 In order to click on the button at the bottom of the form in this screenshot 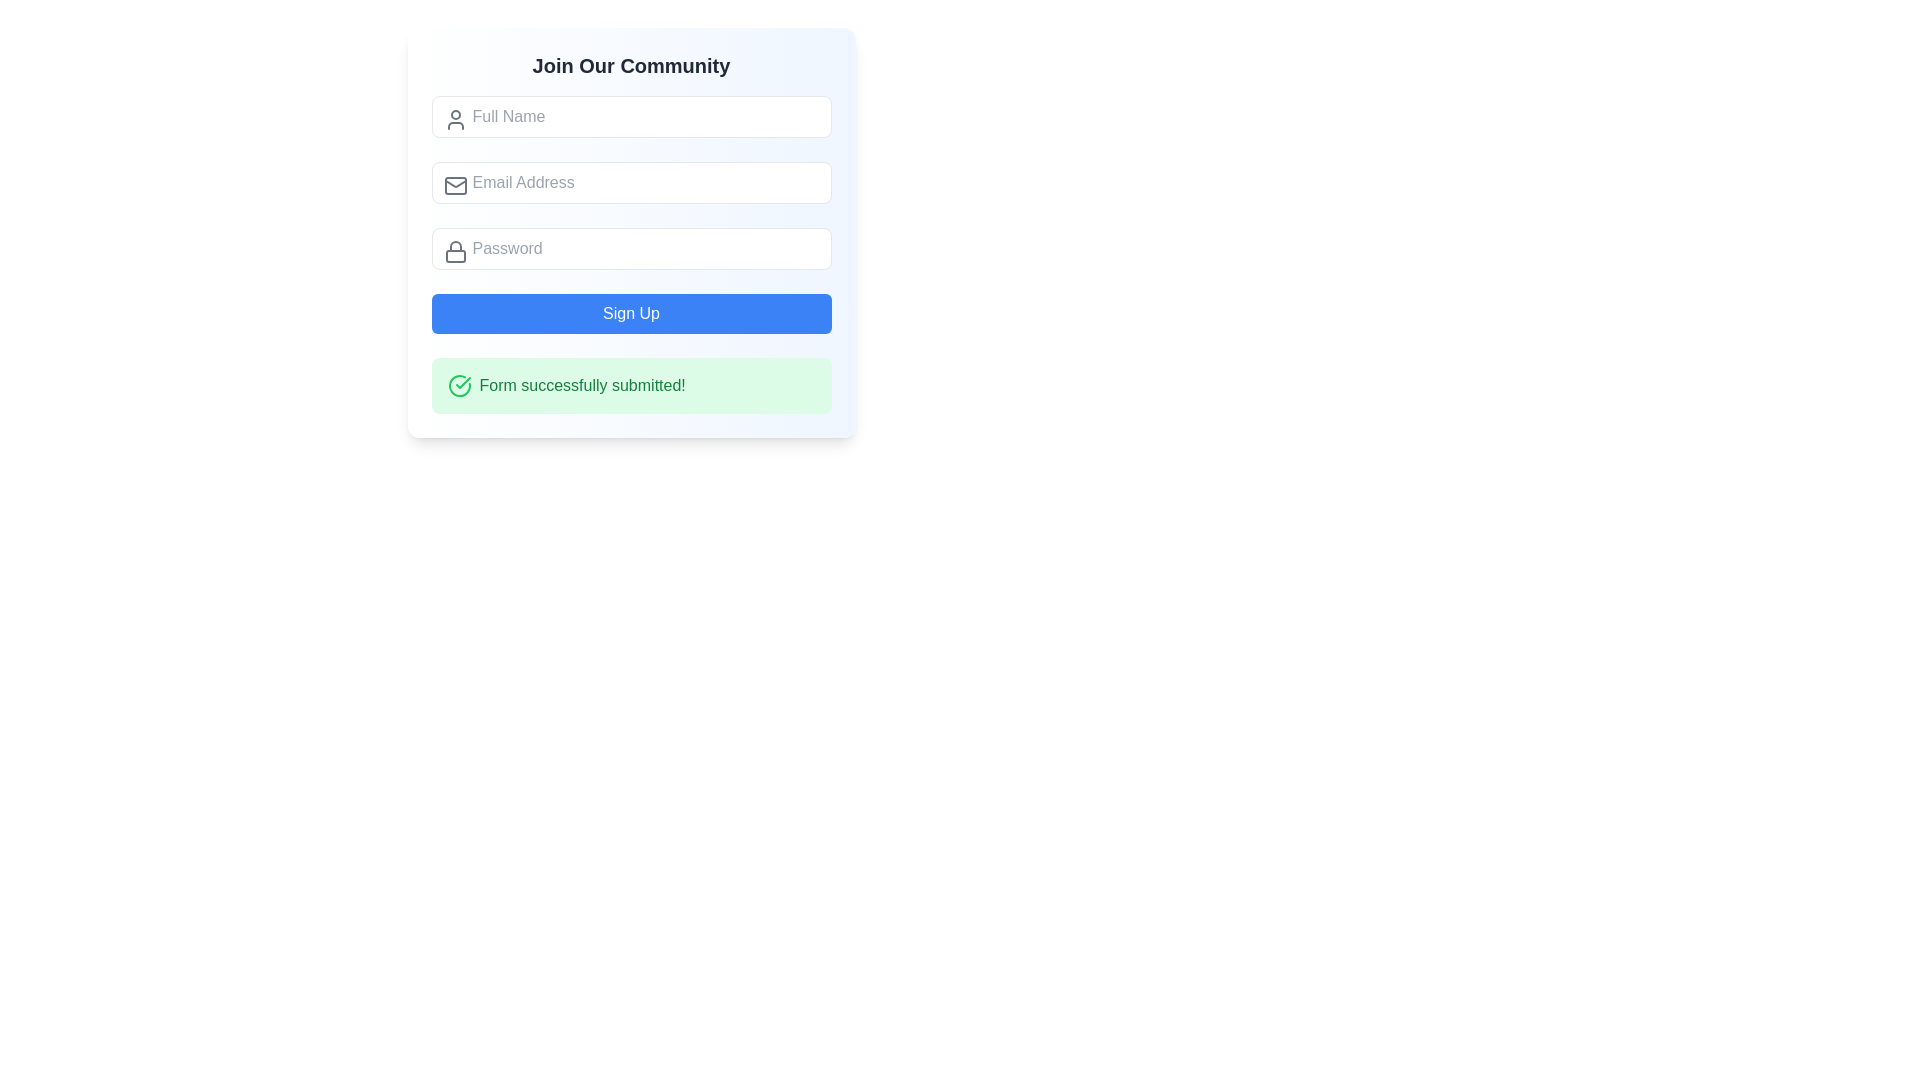, I will do `click(630, 313)`.